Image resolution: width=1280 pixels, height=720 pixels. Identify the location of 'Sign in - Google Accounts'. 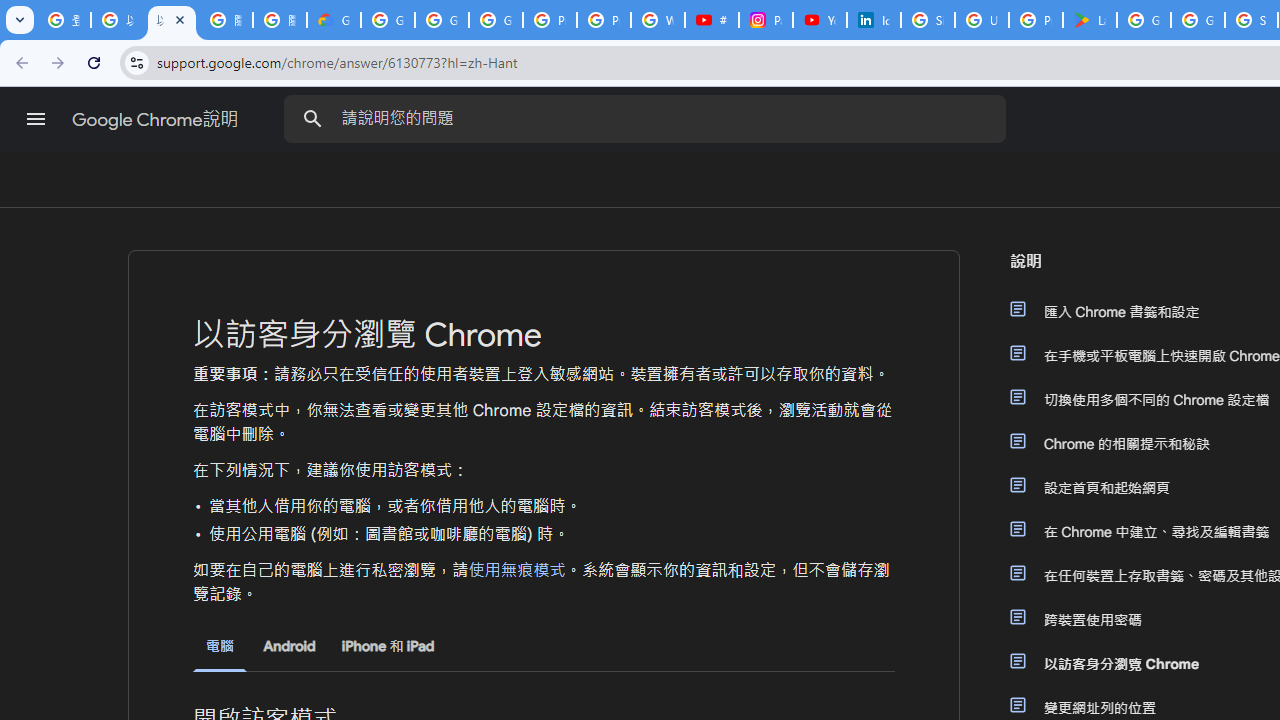
(927, 20).